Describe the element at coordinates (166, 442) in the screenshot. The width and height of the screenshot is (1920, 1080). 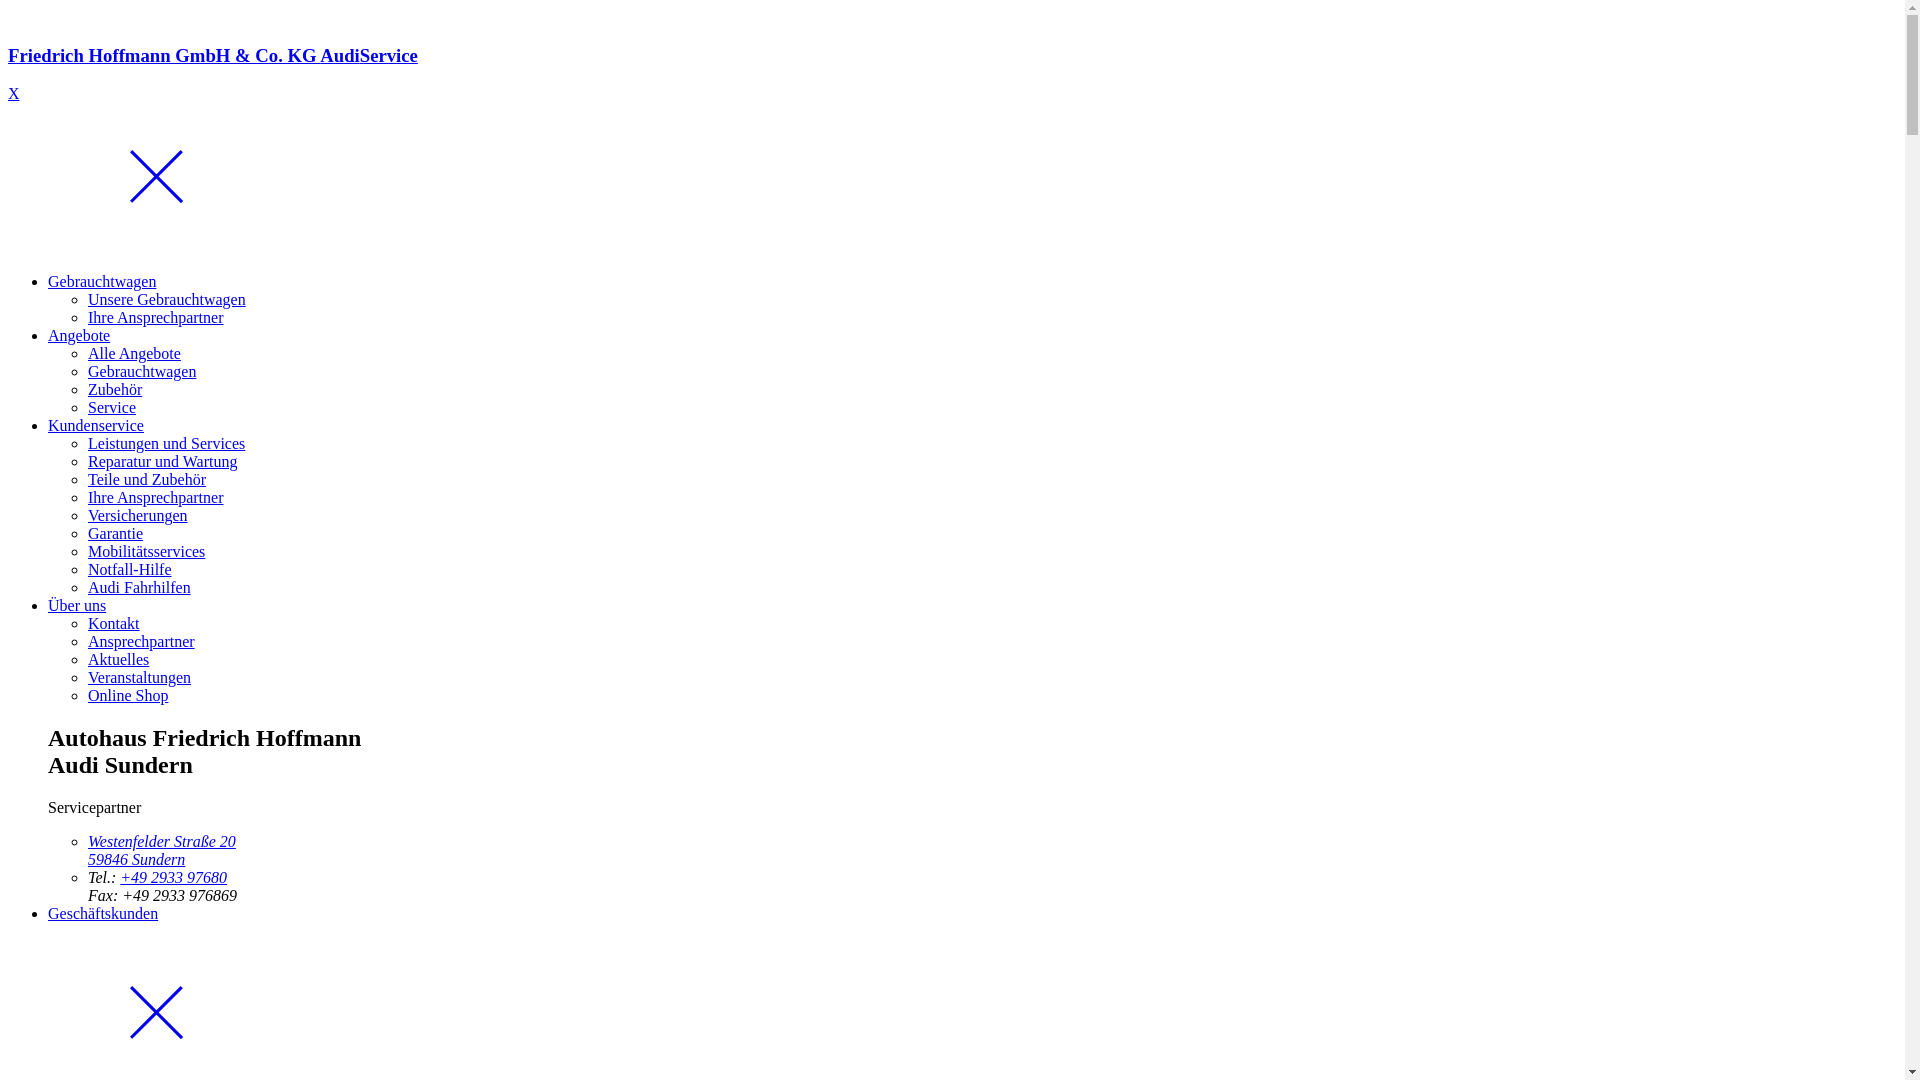
I see `'Leistungen und Services'` at that location.